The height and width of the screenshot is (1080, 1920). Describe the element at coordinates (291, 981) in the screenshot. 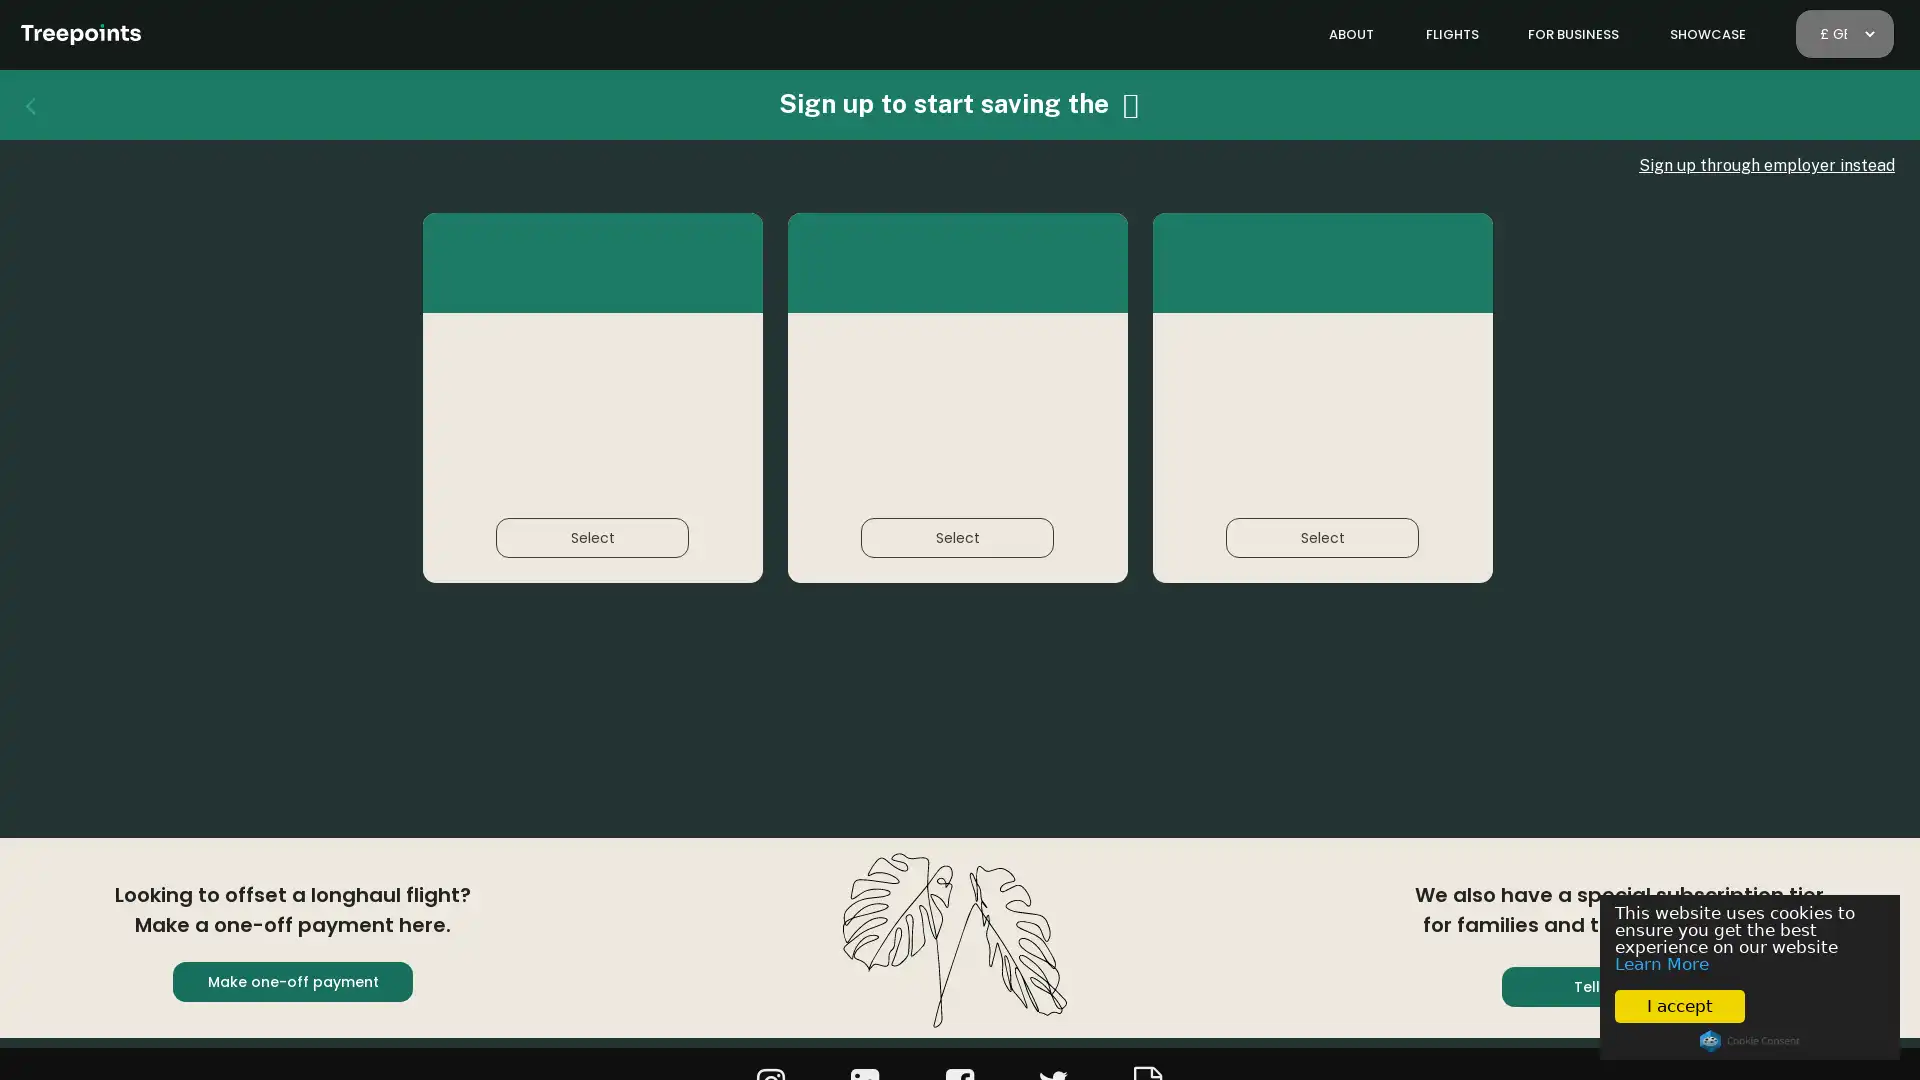

I see `Make one-off payment` at that location.